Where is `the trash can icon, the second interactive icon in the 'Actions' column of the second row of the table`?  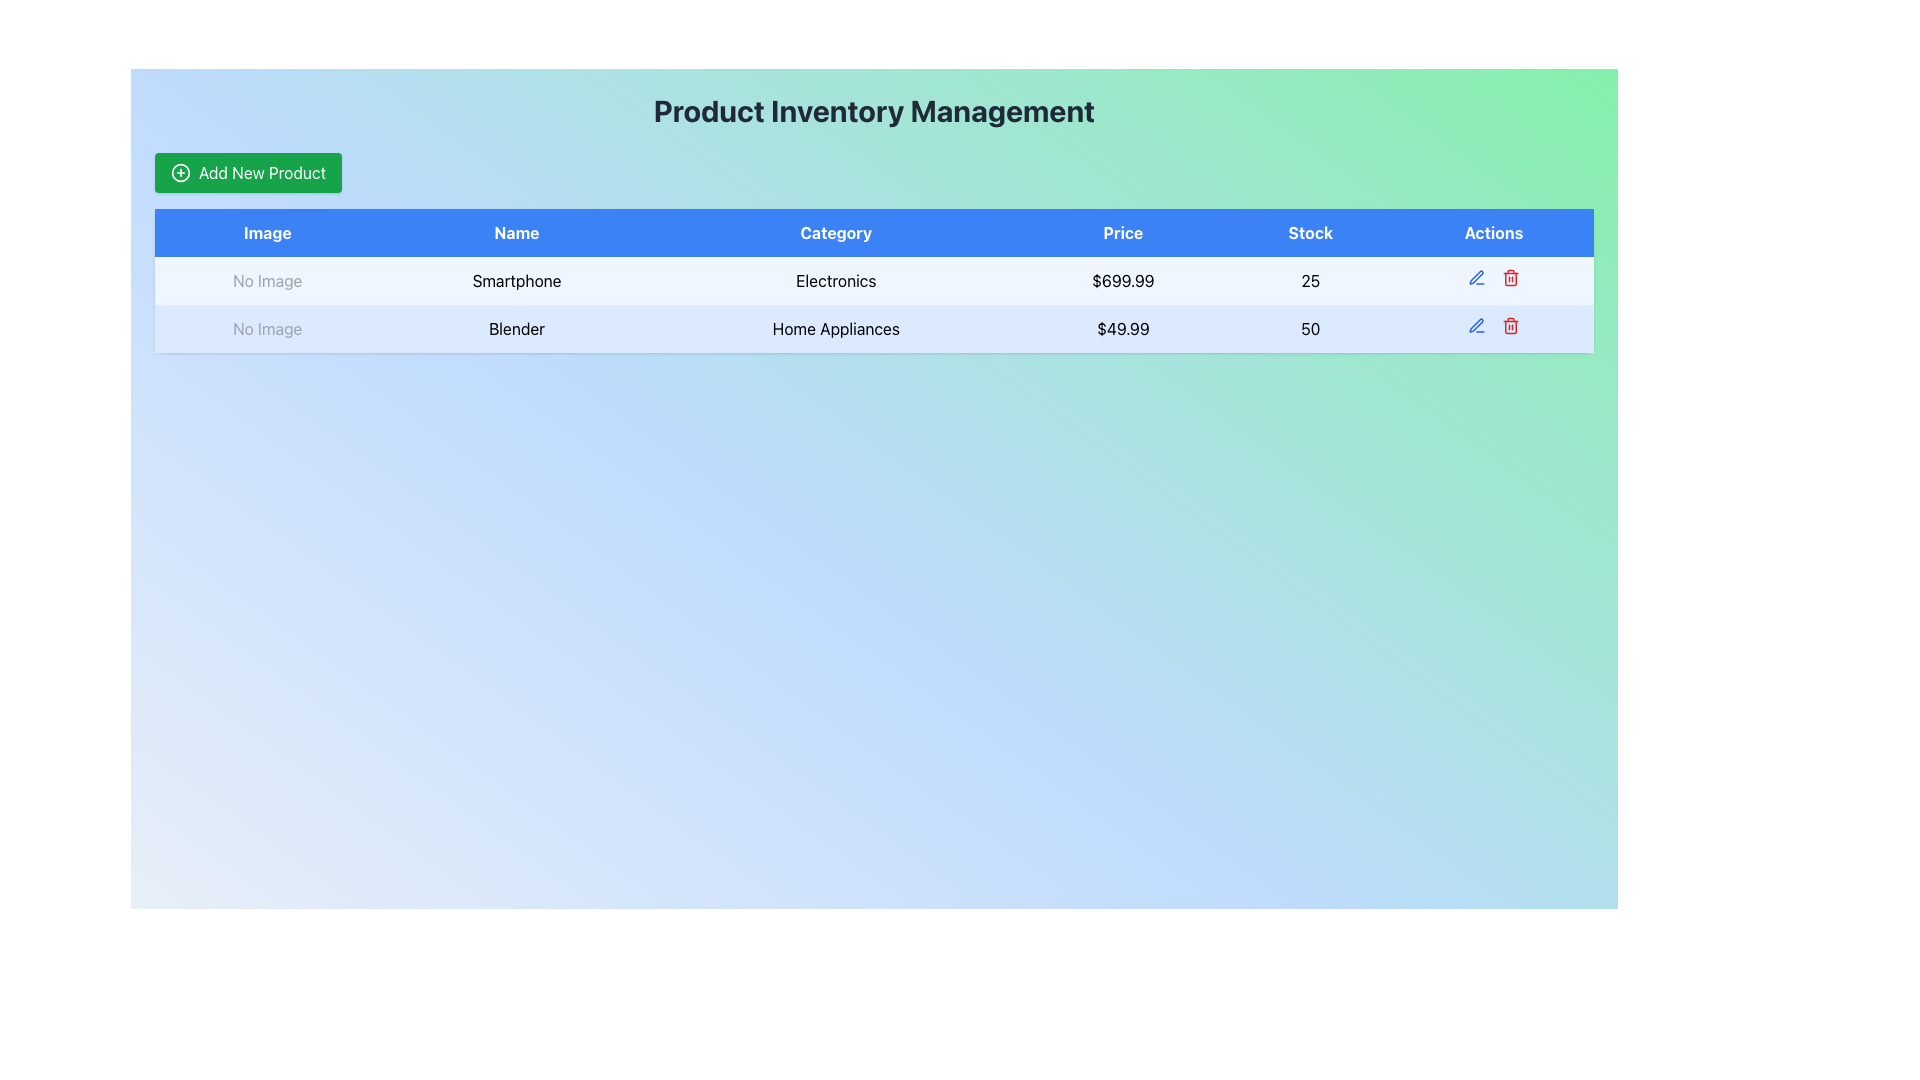
the trash can icon, the second interactive icon in the 'Actions' column of the second row of the table is located at coordinates (1510, 325).